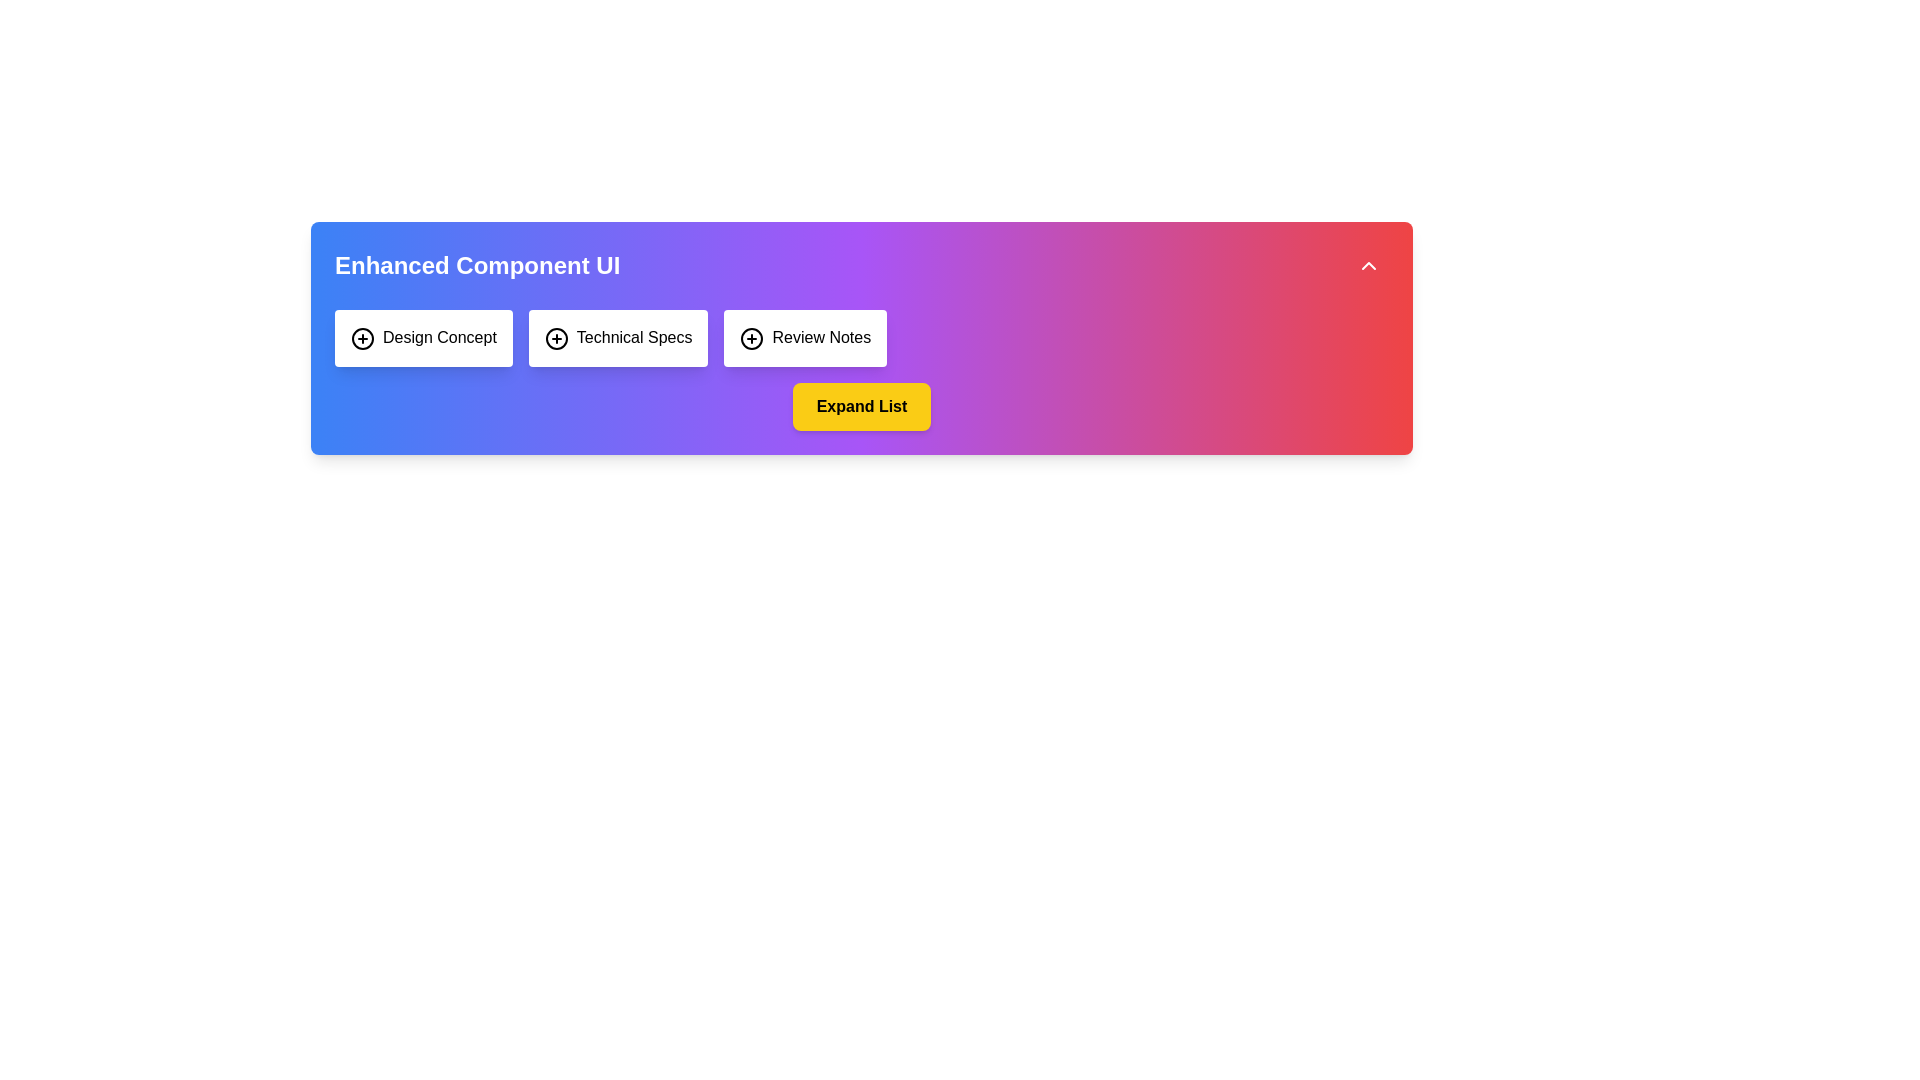 This screenshot has height=1080, width=1920. I want to click on the 'Review Notes' button, so click(805, 337).